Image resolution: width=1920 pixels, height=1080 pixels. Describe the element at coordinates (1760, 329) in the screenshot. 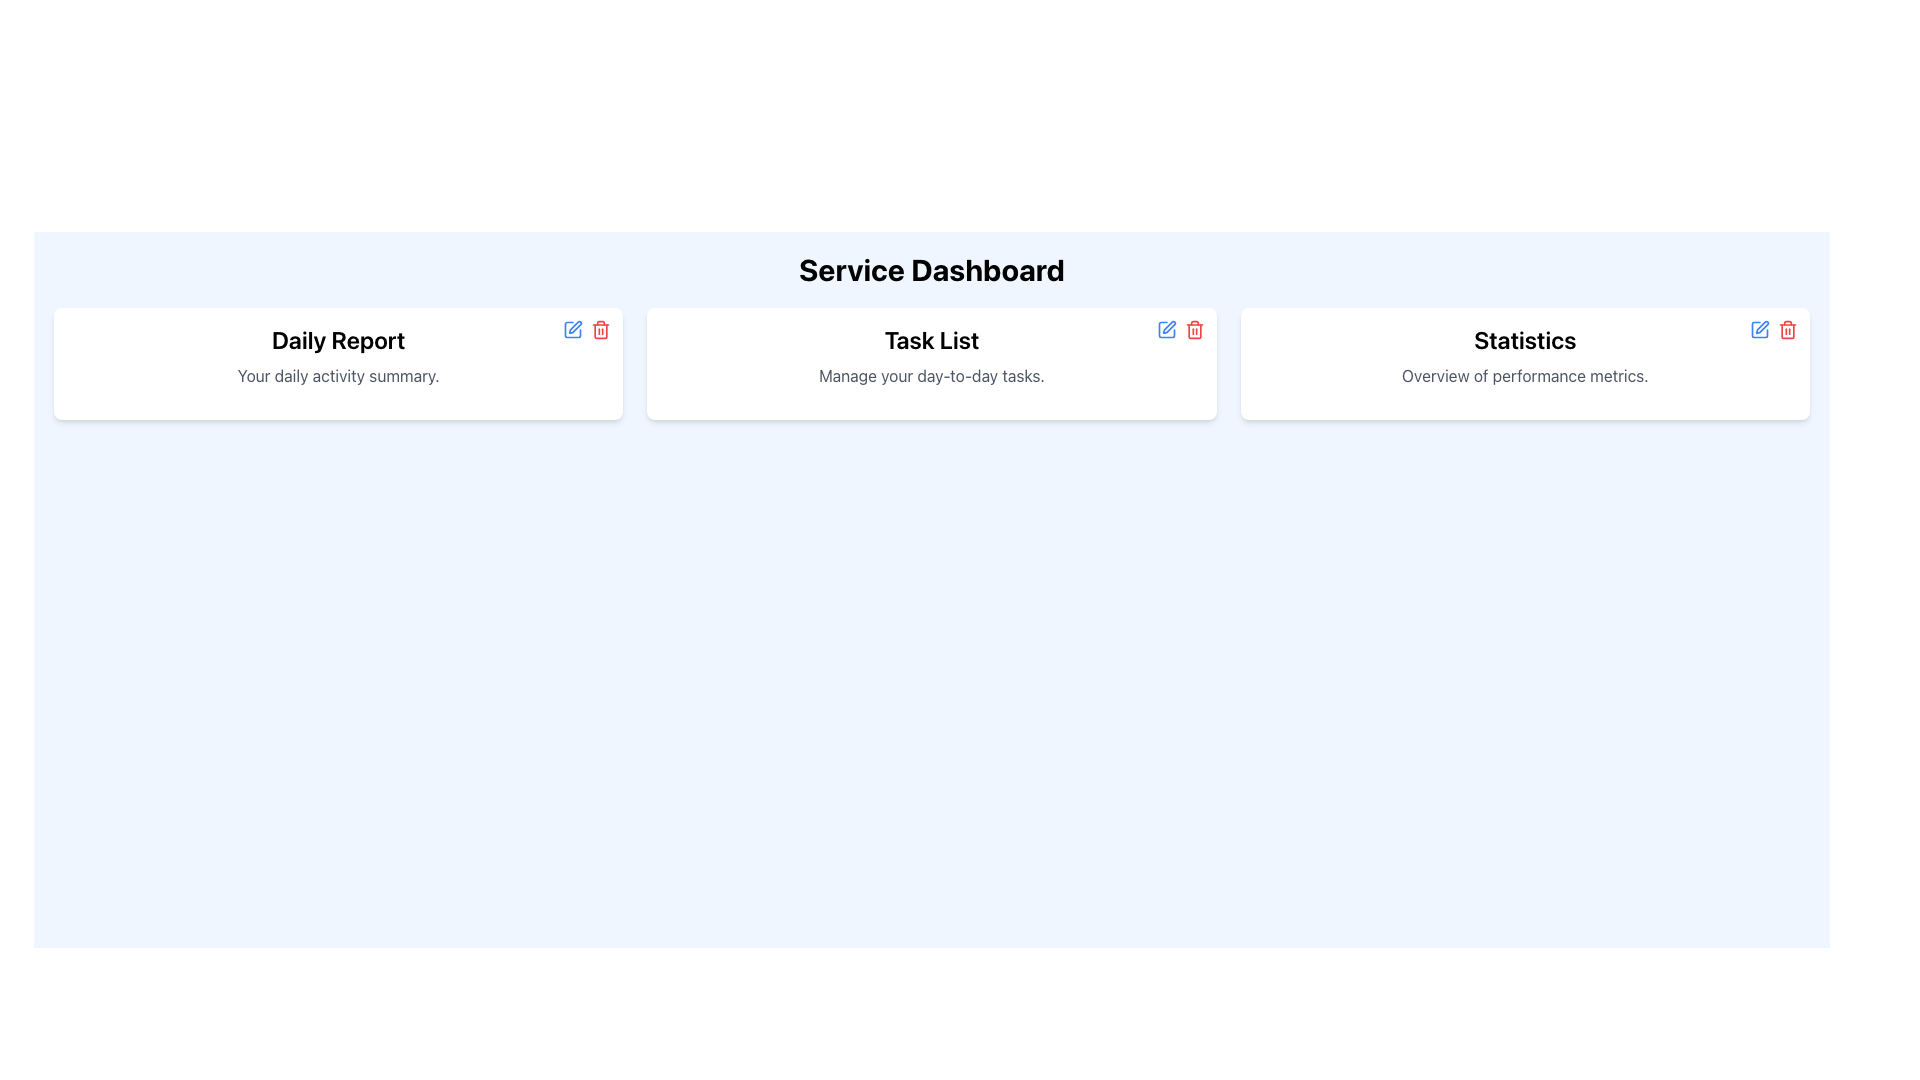

I see `the line-art style square icon with a pen overlay, located to the left of the word 'Statistics' in the rightmost card` at that location.